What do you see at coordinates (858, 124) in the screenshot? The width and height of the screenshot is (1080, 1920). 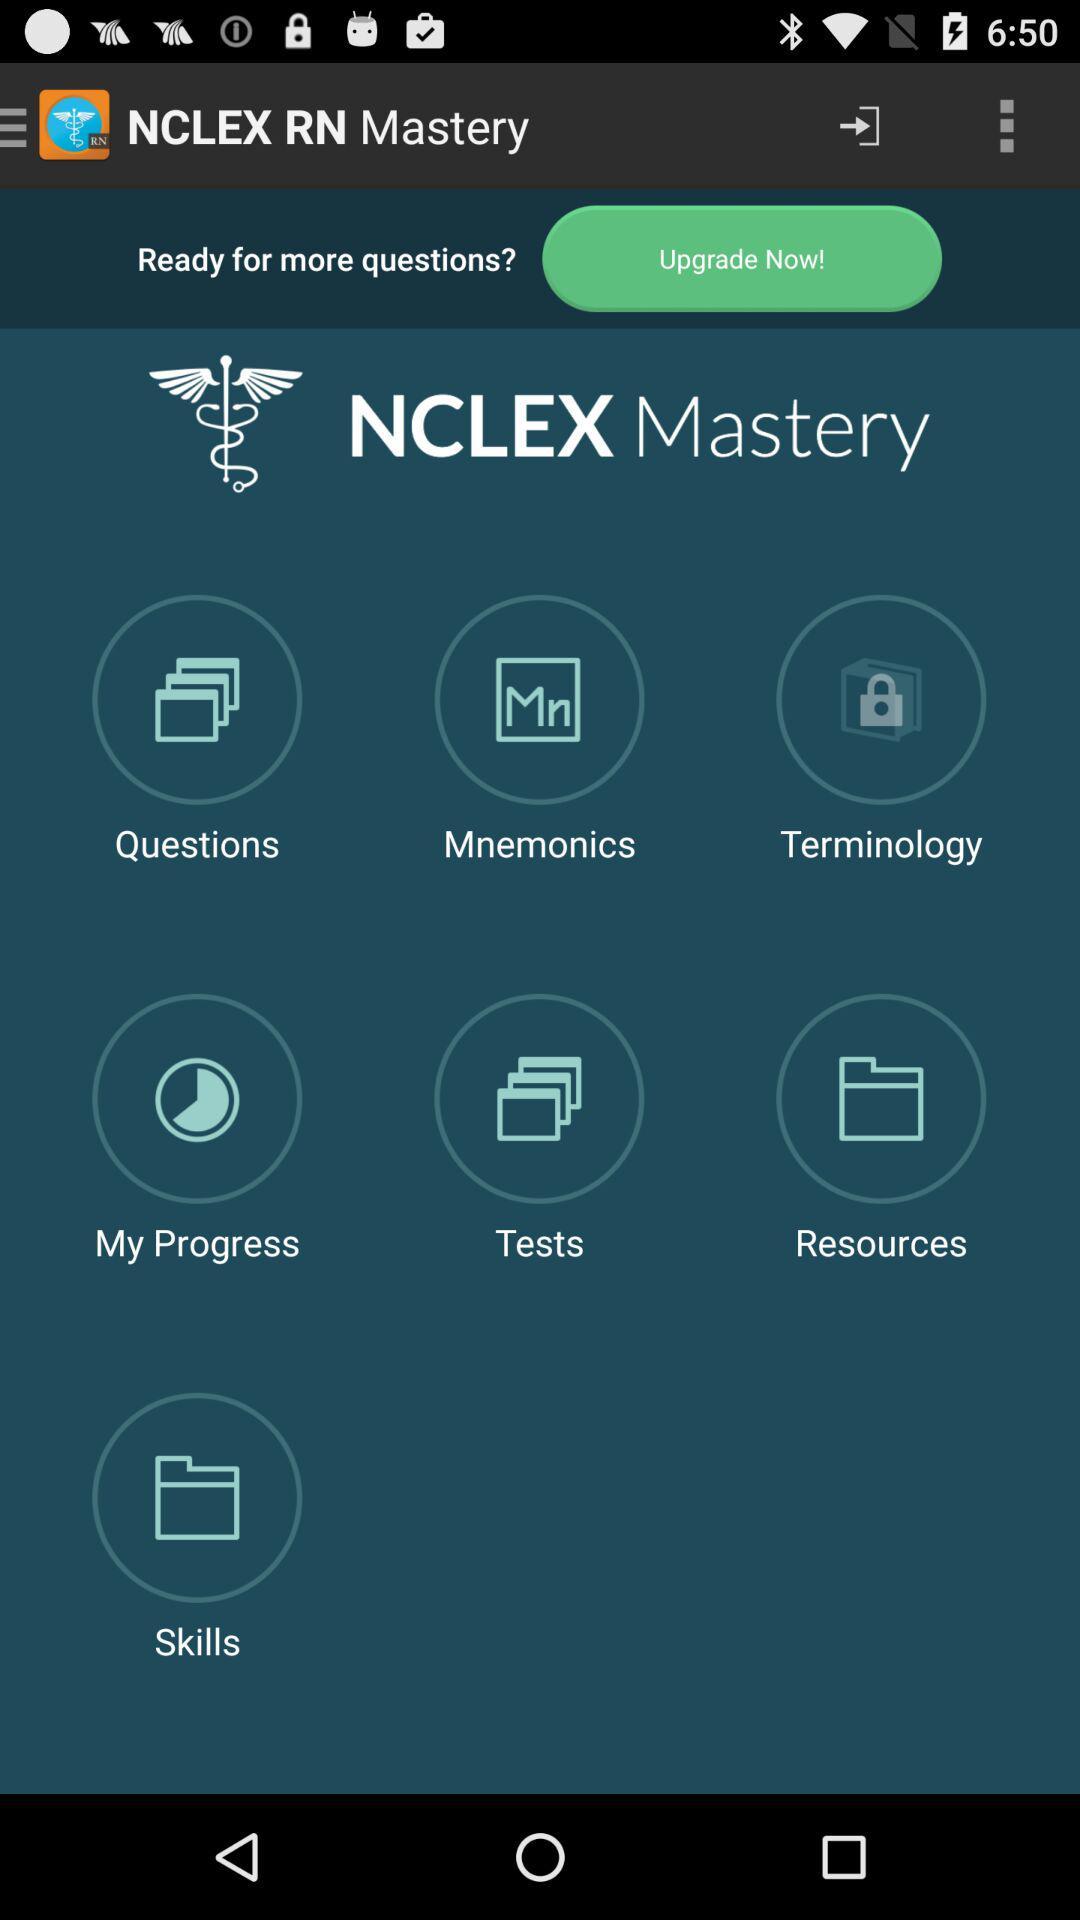 I see `the icon to the right of nclex rn mastery item` at bounding box center [858, 124].